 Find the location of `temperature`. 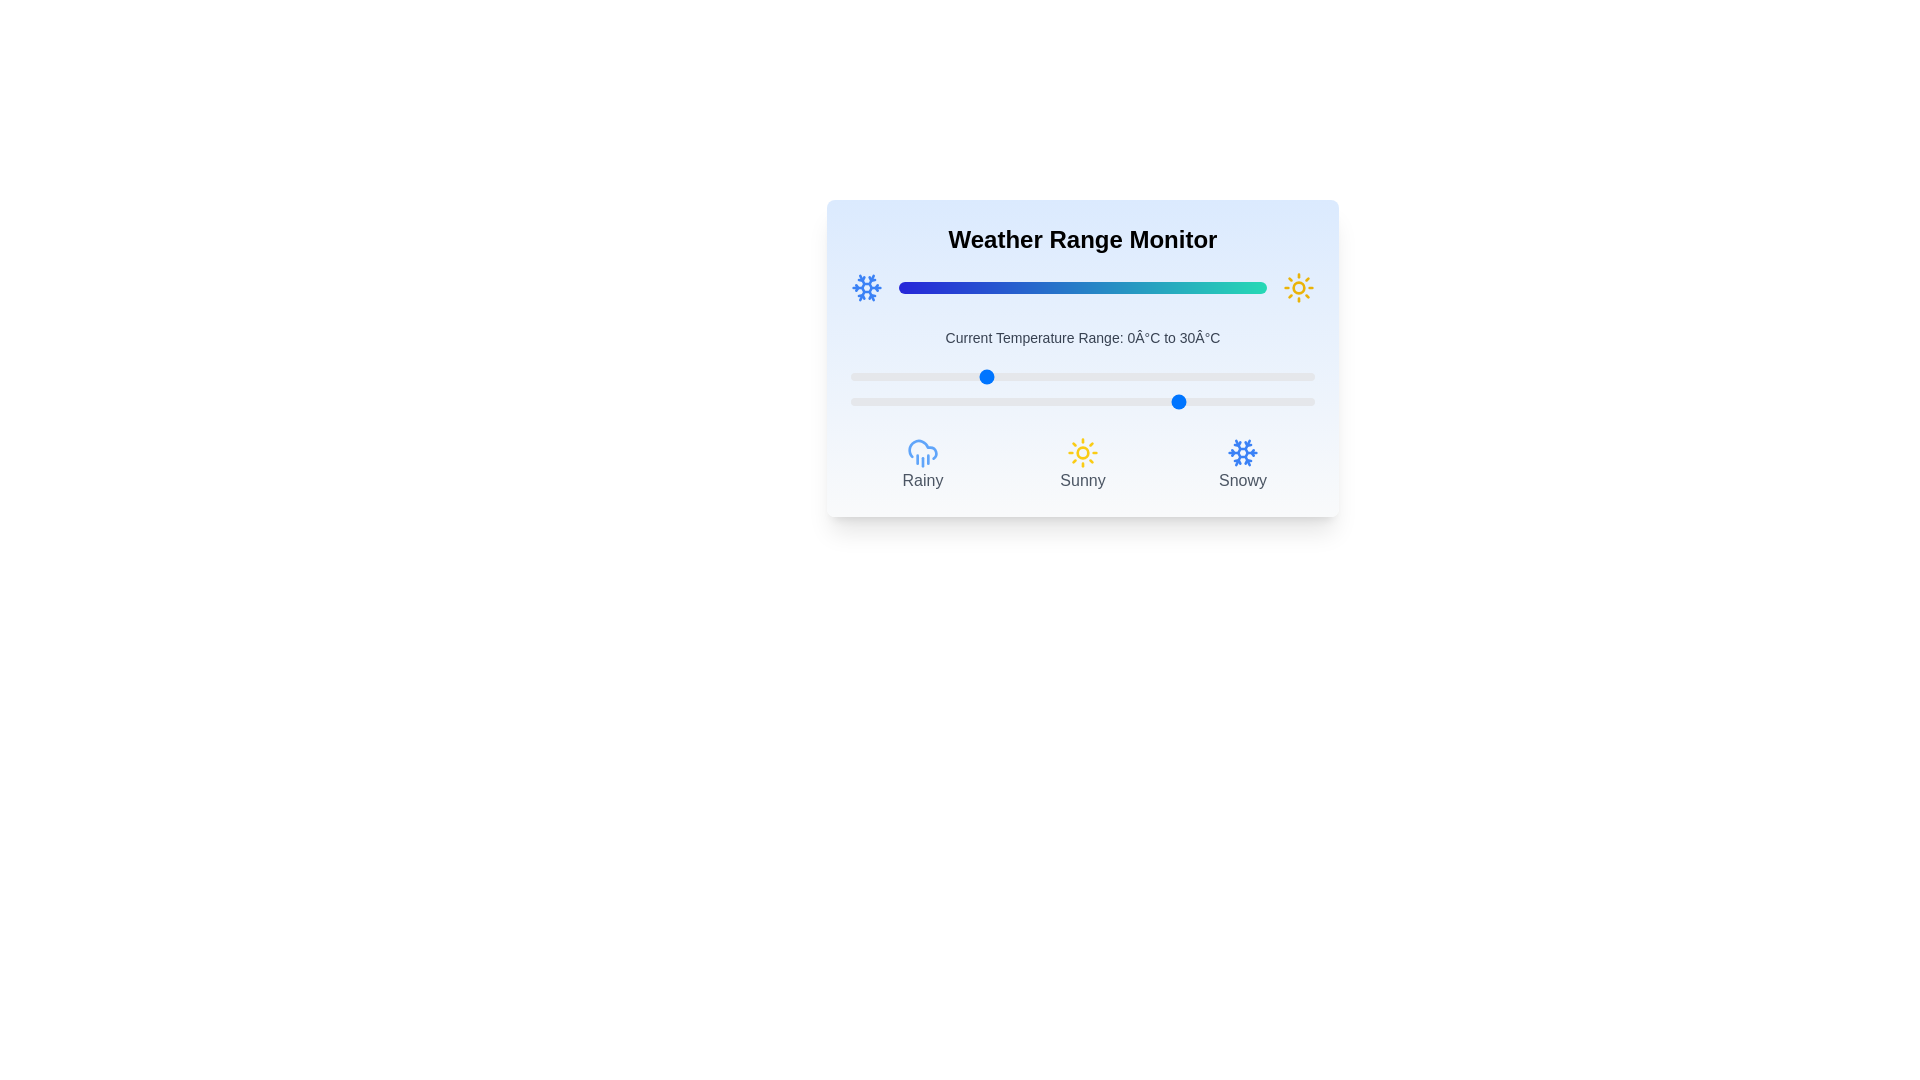

temperature is located at coordinates (929, 401).